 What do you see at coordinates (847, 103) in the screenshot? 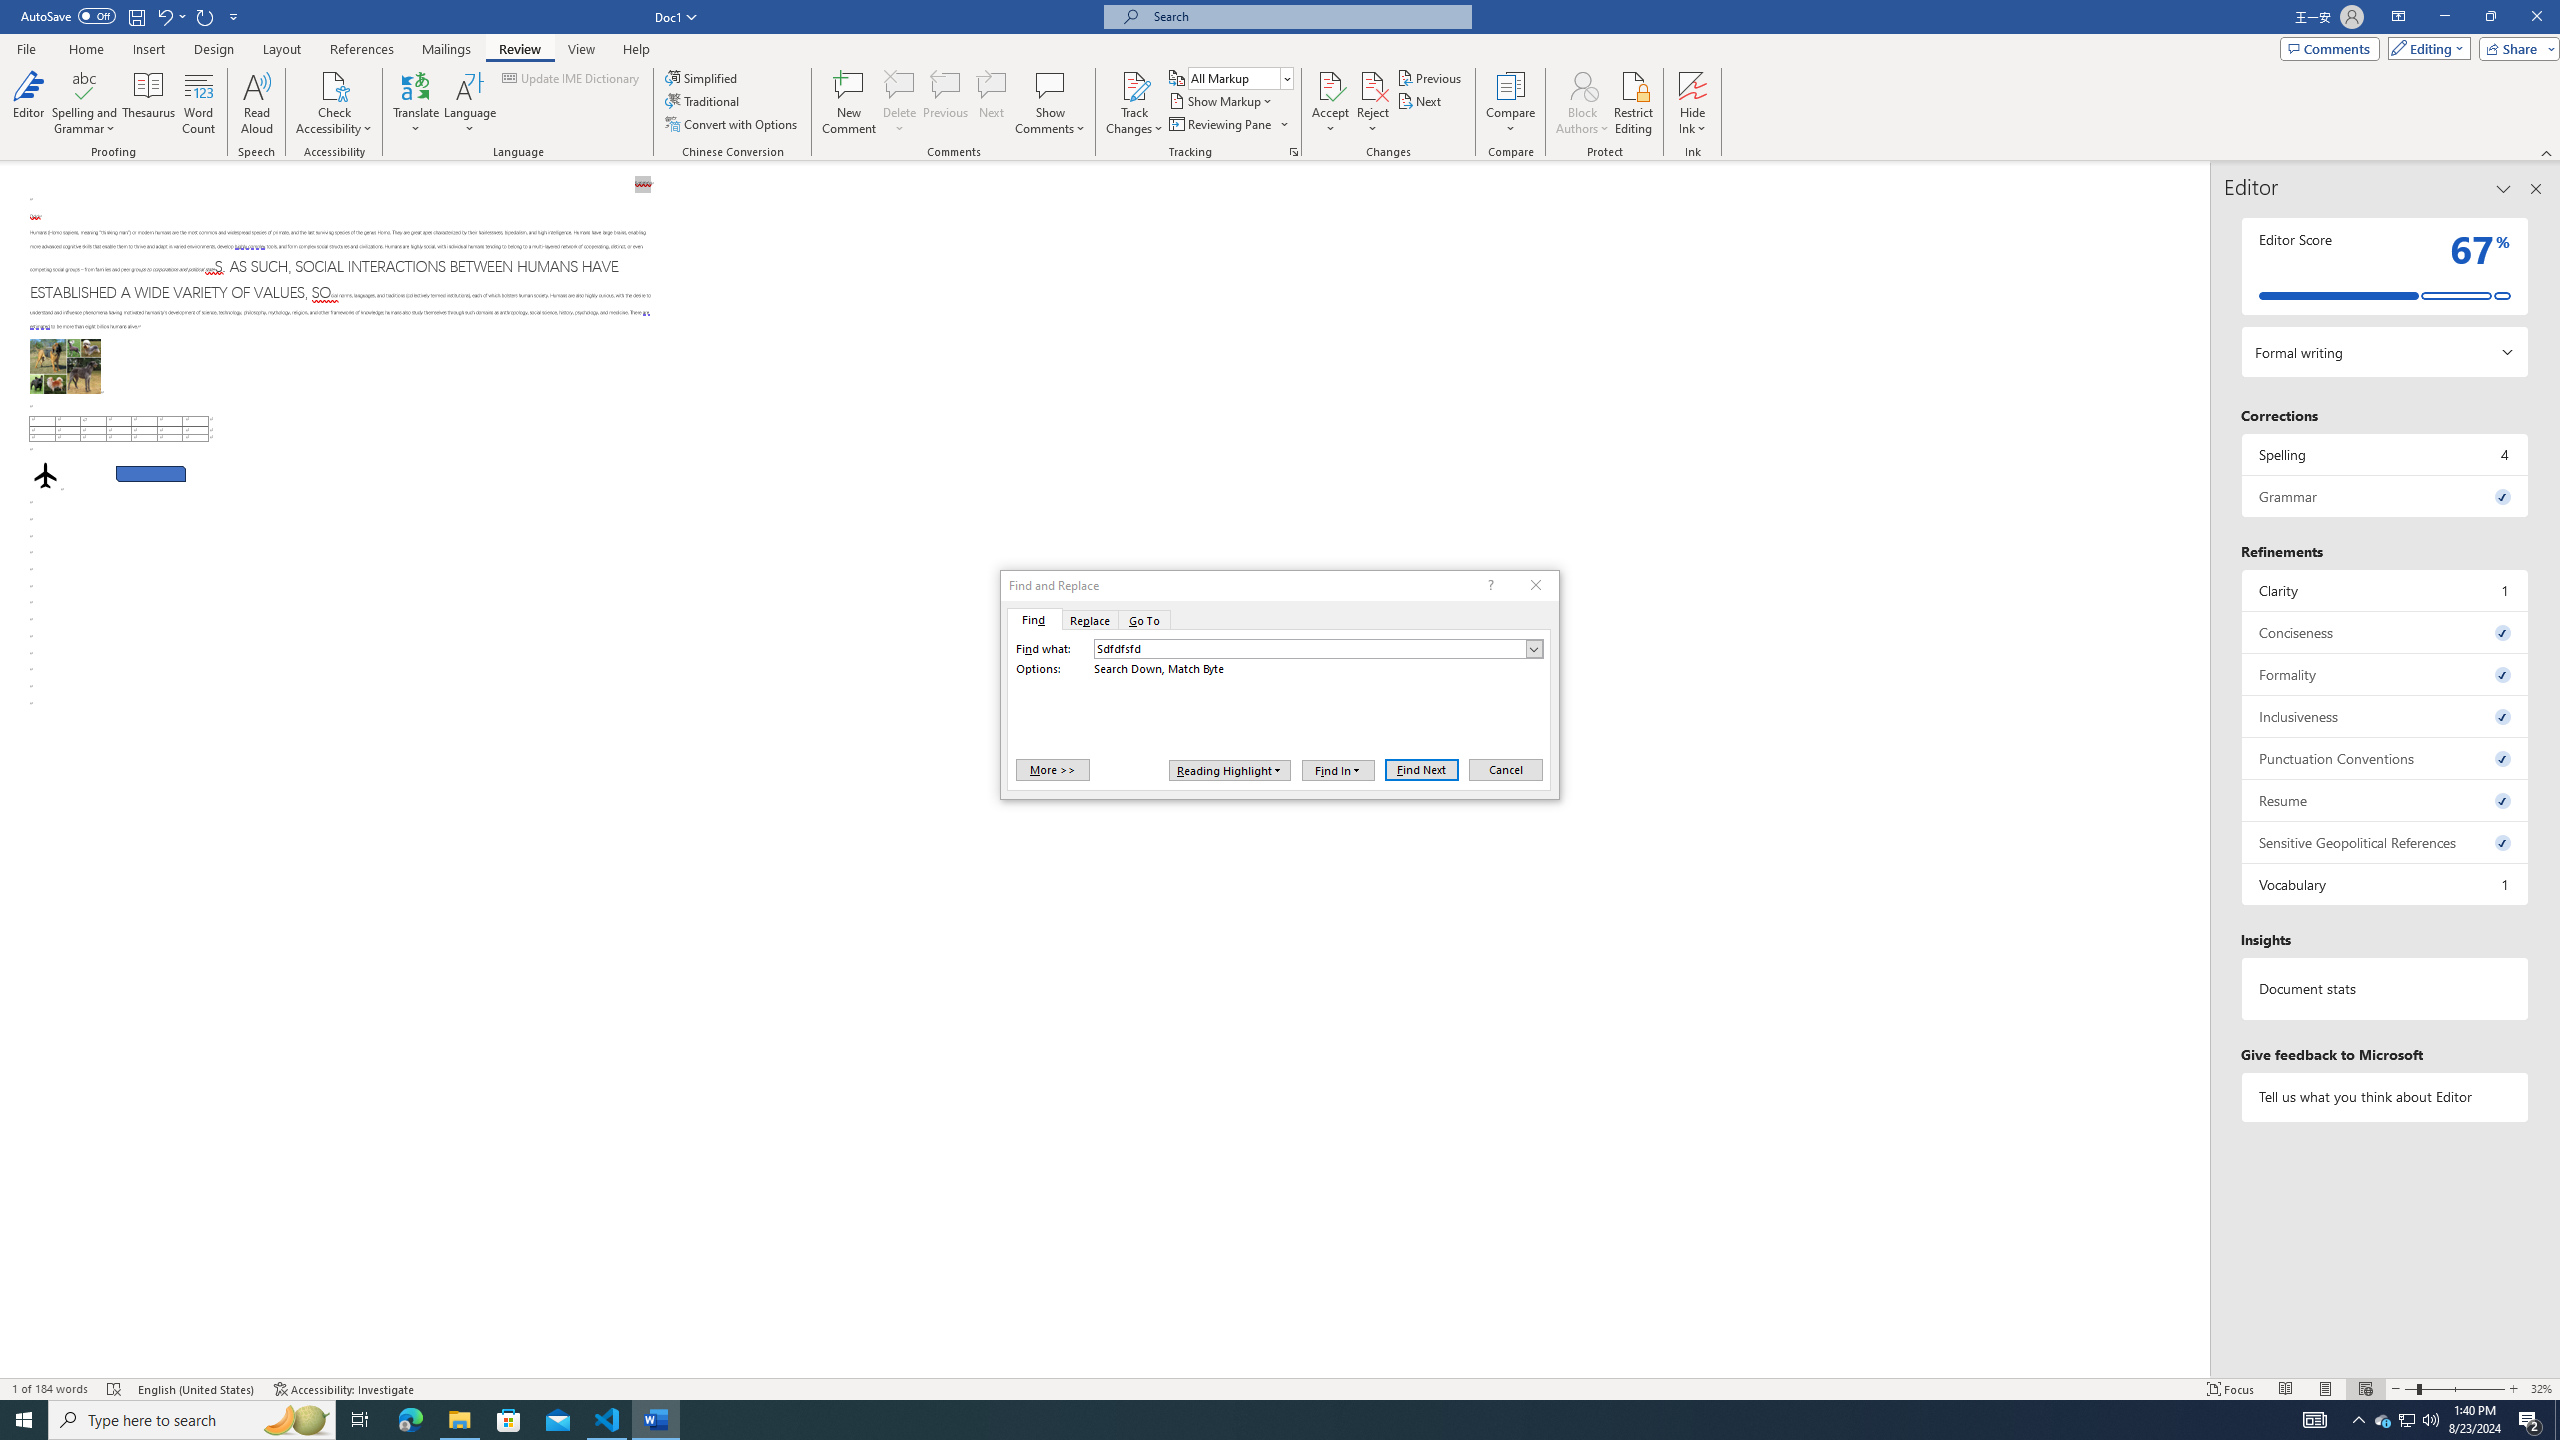
I see `'New Comment'` at bounding box center [847, 103].